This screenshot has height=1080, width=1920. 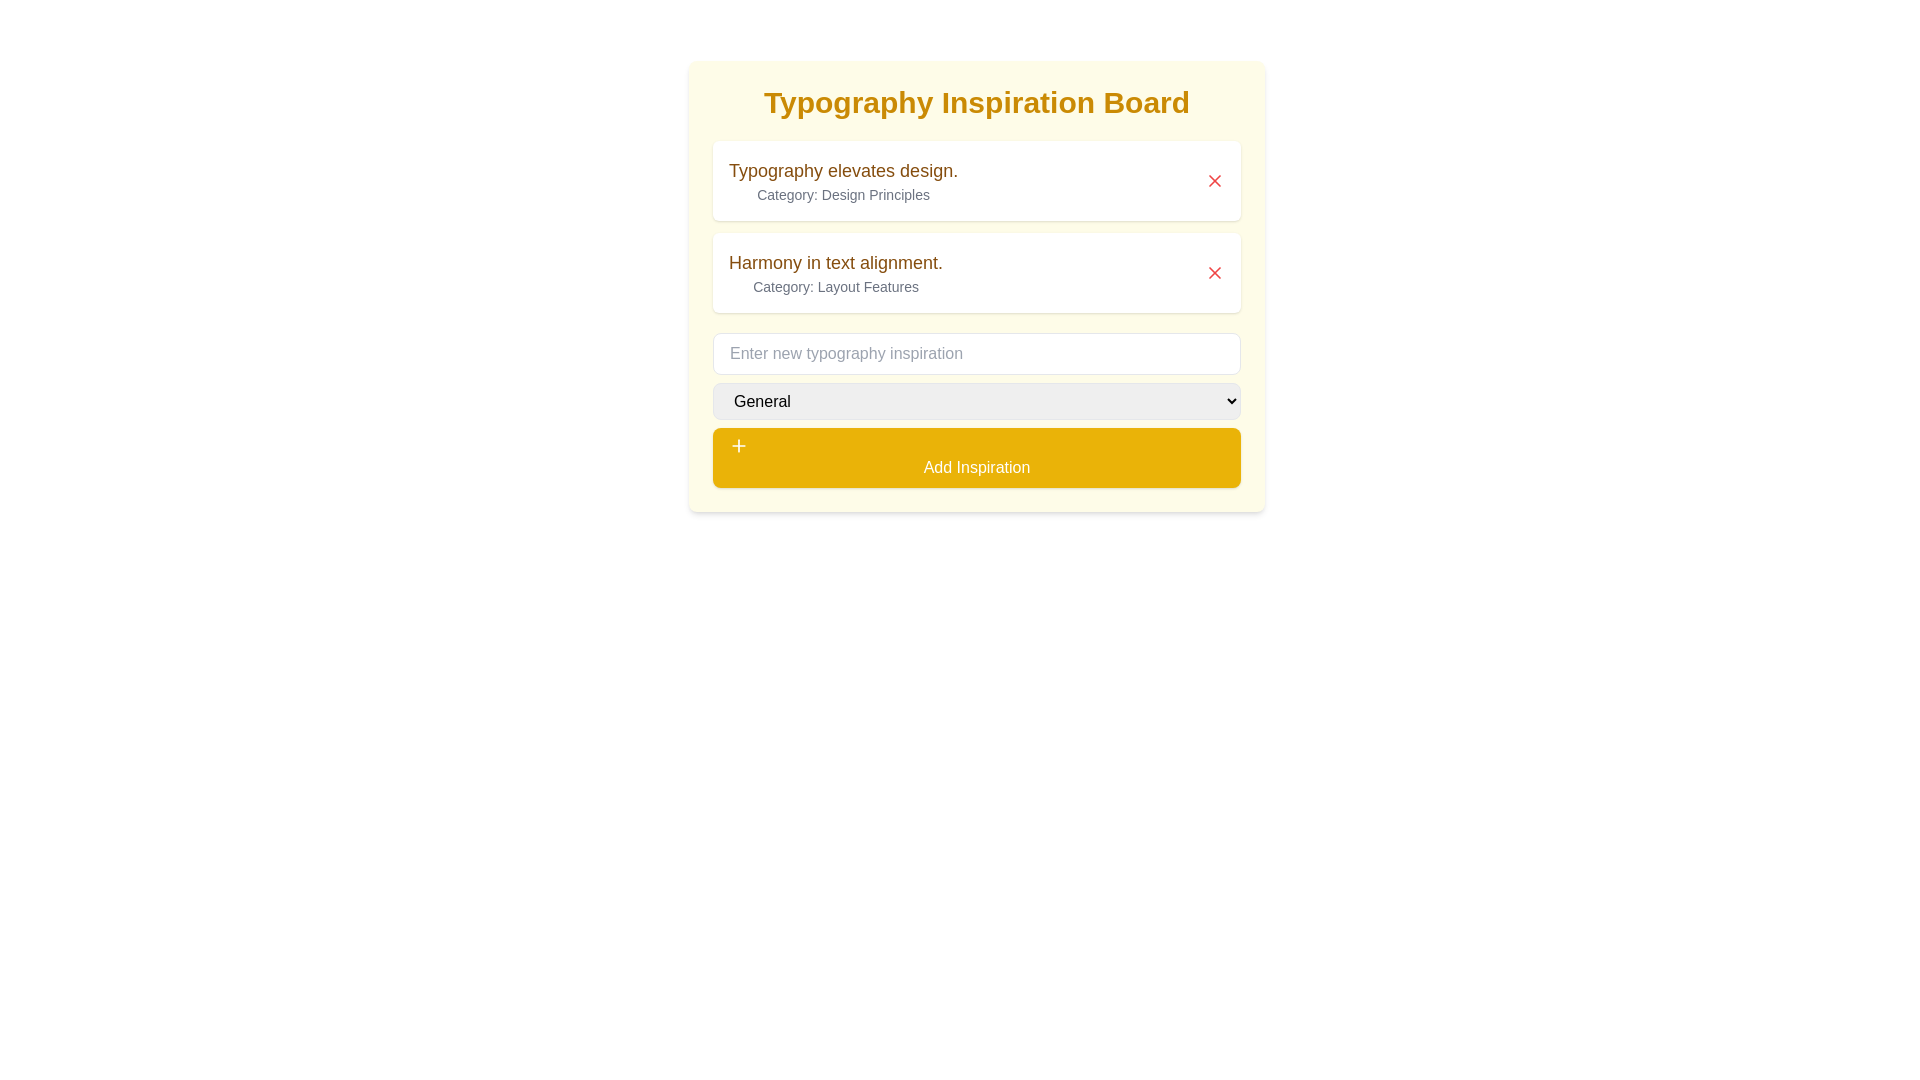 What do you see at coordinates (843, 181) in the screenshot?
I see `the first static text display representing an inspiration item, located above the element labeled 'Harmony in text alignment'` at bounding box center [843, 181].